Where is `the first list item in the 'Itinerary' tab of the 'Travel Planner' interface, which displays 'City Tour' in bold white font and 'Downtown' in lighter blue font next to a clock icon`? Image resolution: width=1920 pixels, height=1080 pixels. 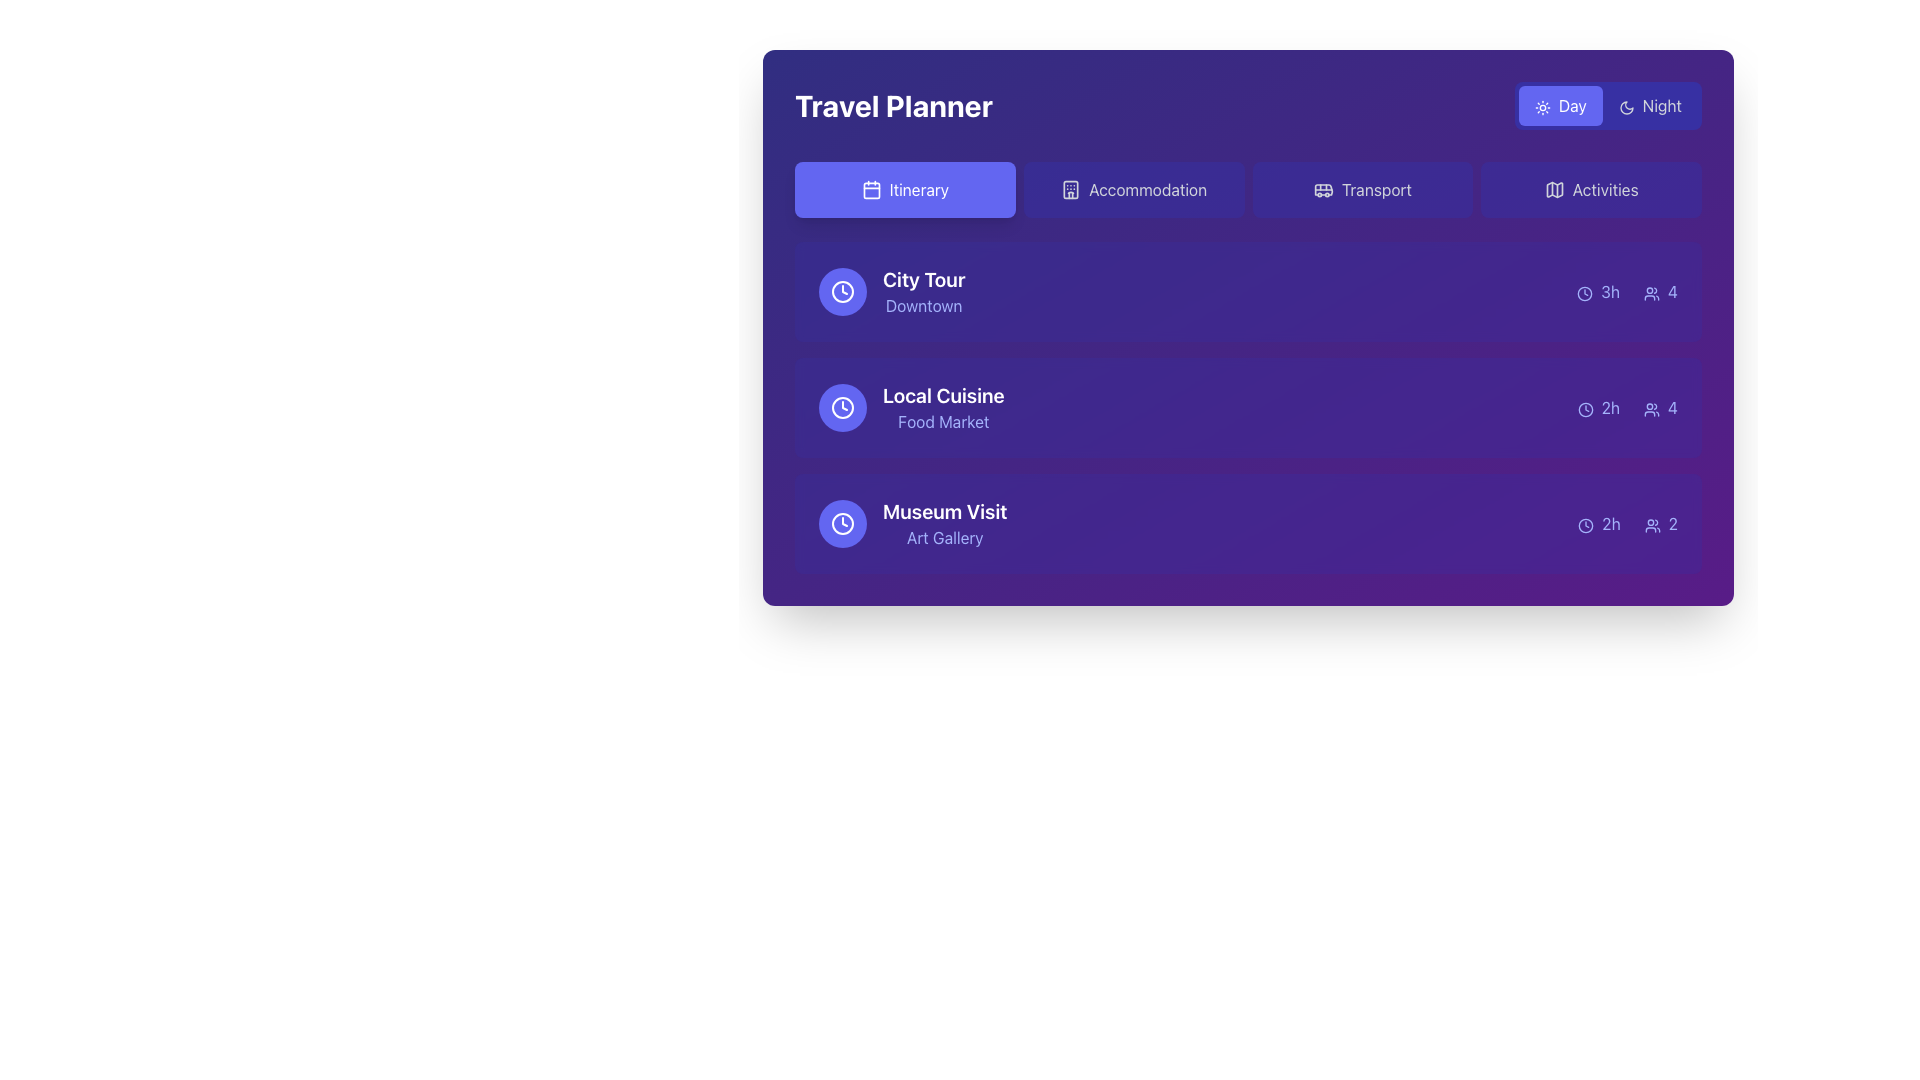
the first list item in the 'Itinerary' tab of the 'Travel Planner' interface, which displays 'City Tour' in bold white font and 'Downtown' in lighter blue font next to a clock icon is located at coordinates (891, 292).